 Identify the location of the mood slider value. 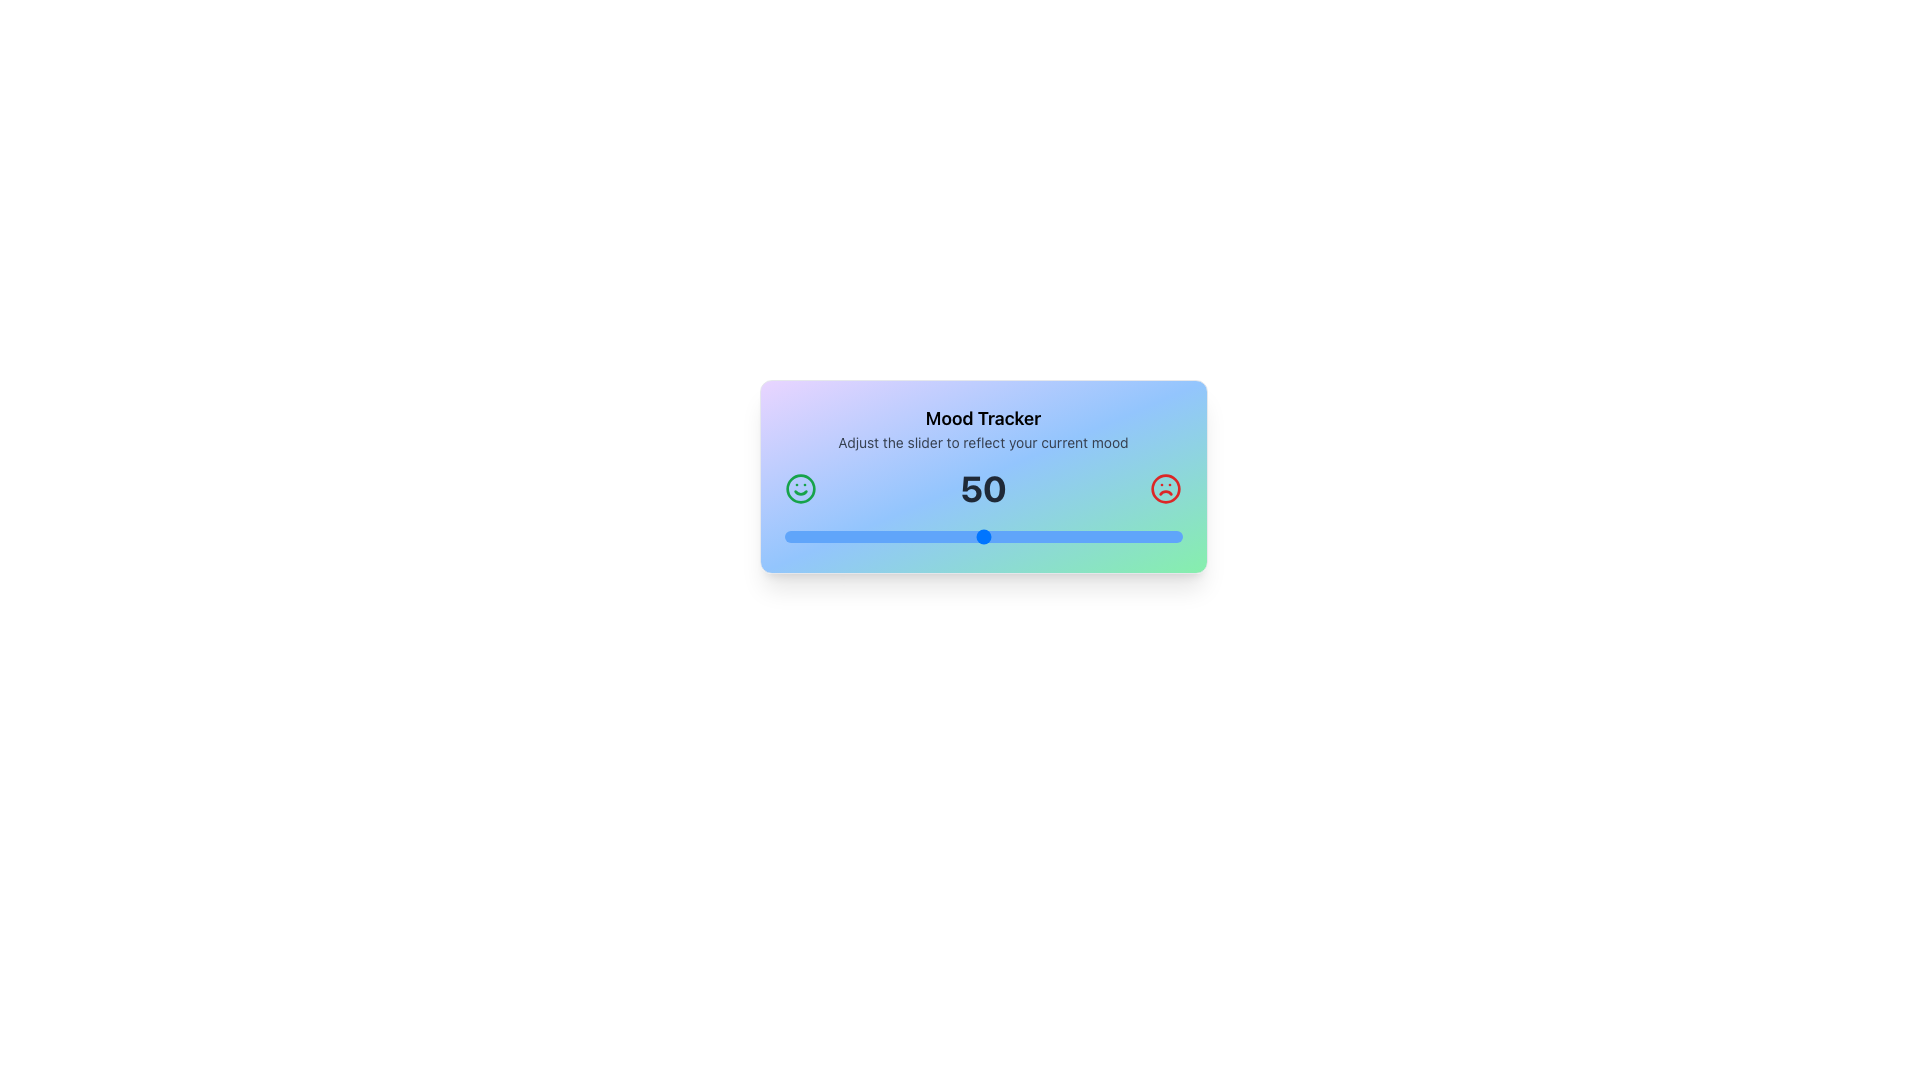
(1162, 535).